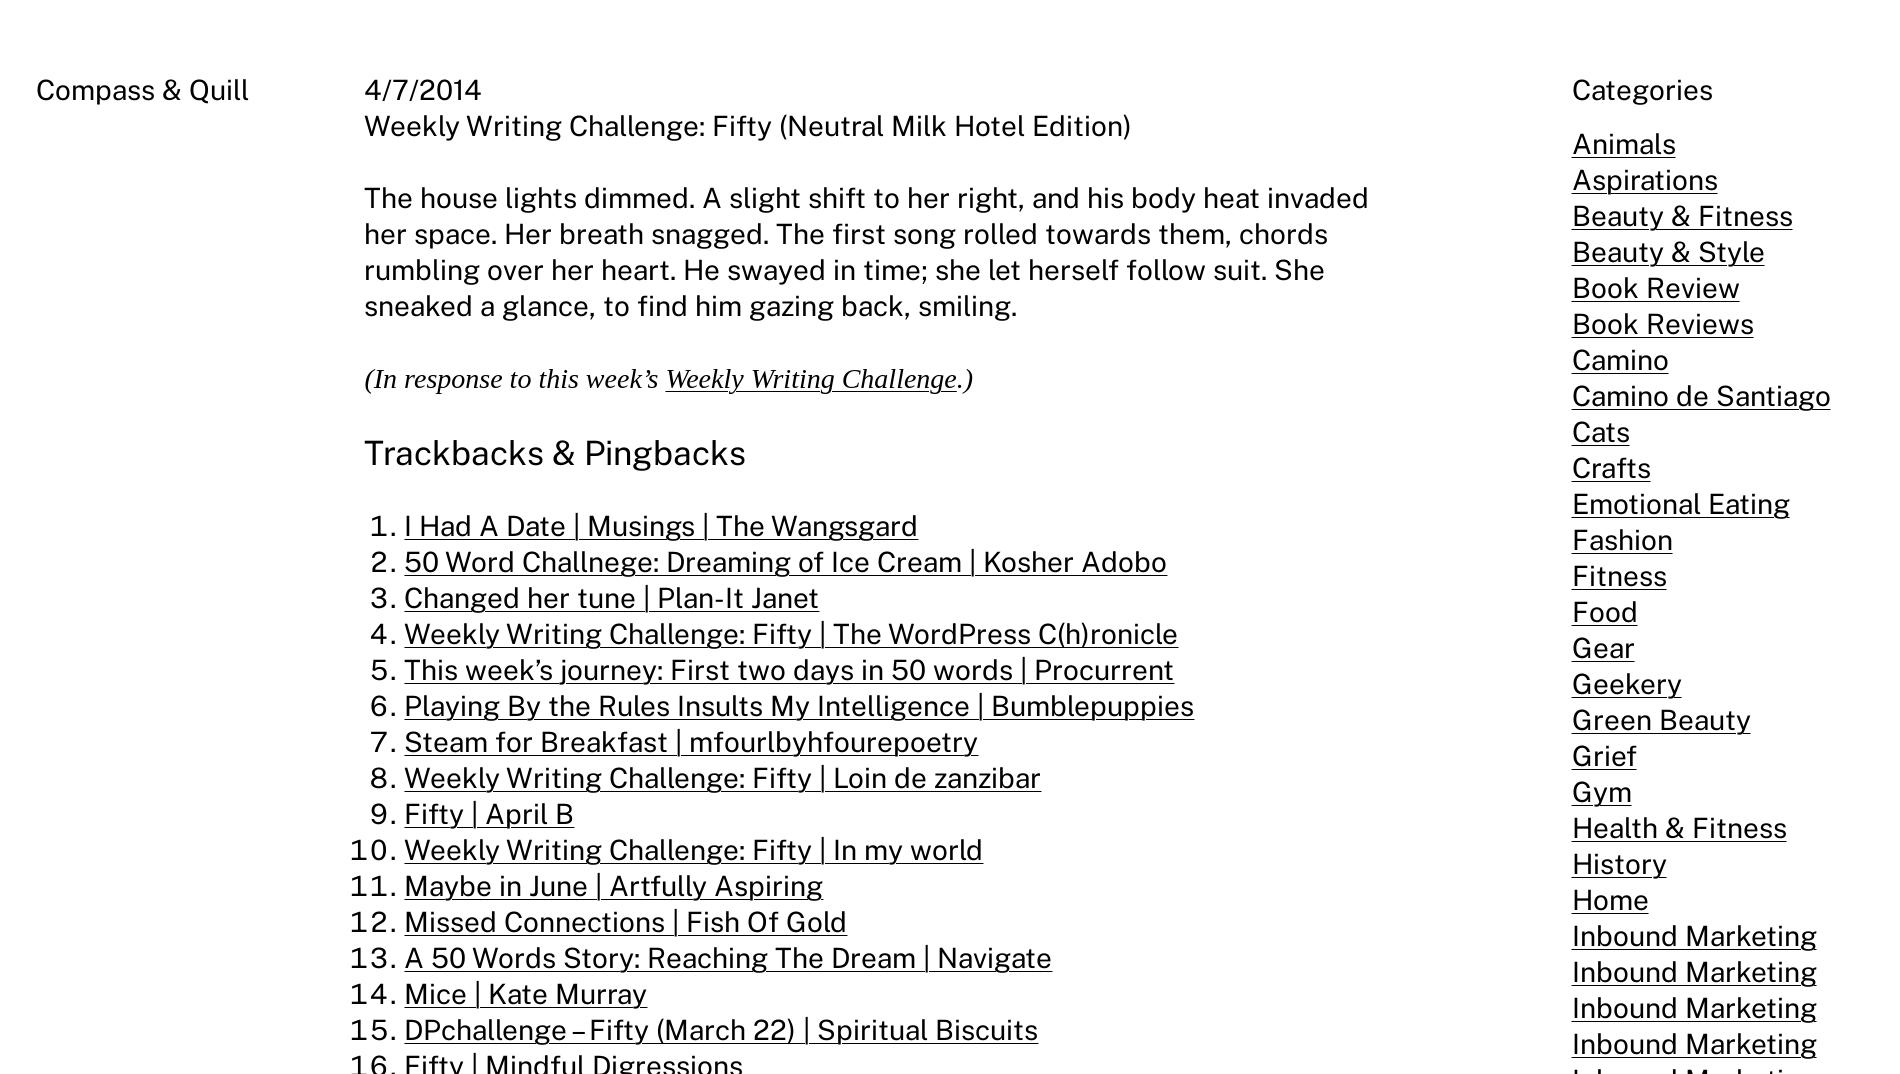 Image resolution: width=1900 pixels, height=1074 pixels. What do you see at coordinates (797, 705) in the screenshot?
I see `'Playing By the Rules Insults My Intelligence | Bumblepuppies'` at bounding box center [797, 705].